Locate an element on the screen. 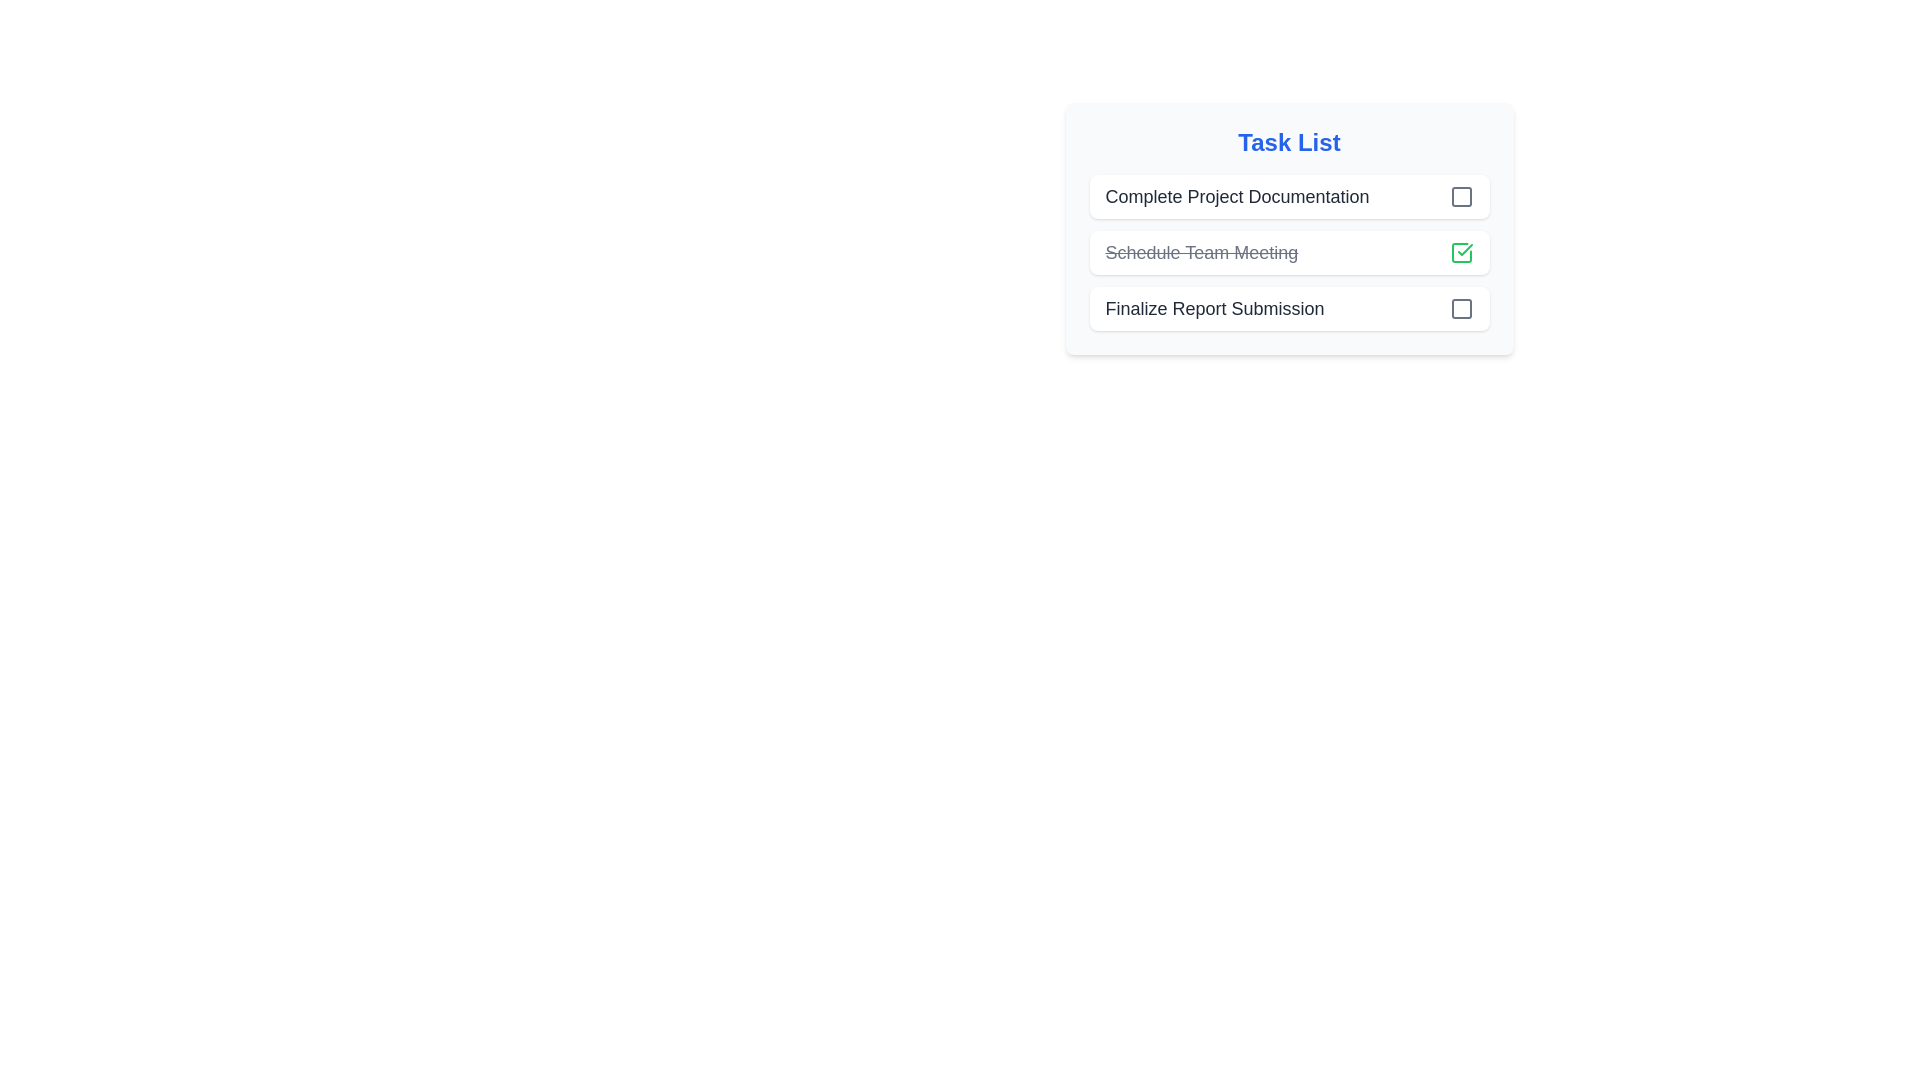 The height and width of the screenshot is (1080, 1920). the text 'Complete Project Documentation' is located at coordinates (1289, 196).